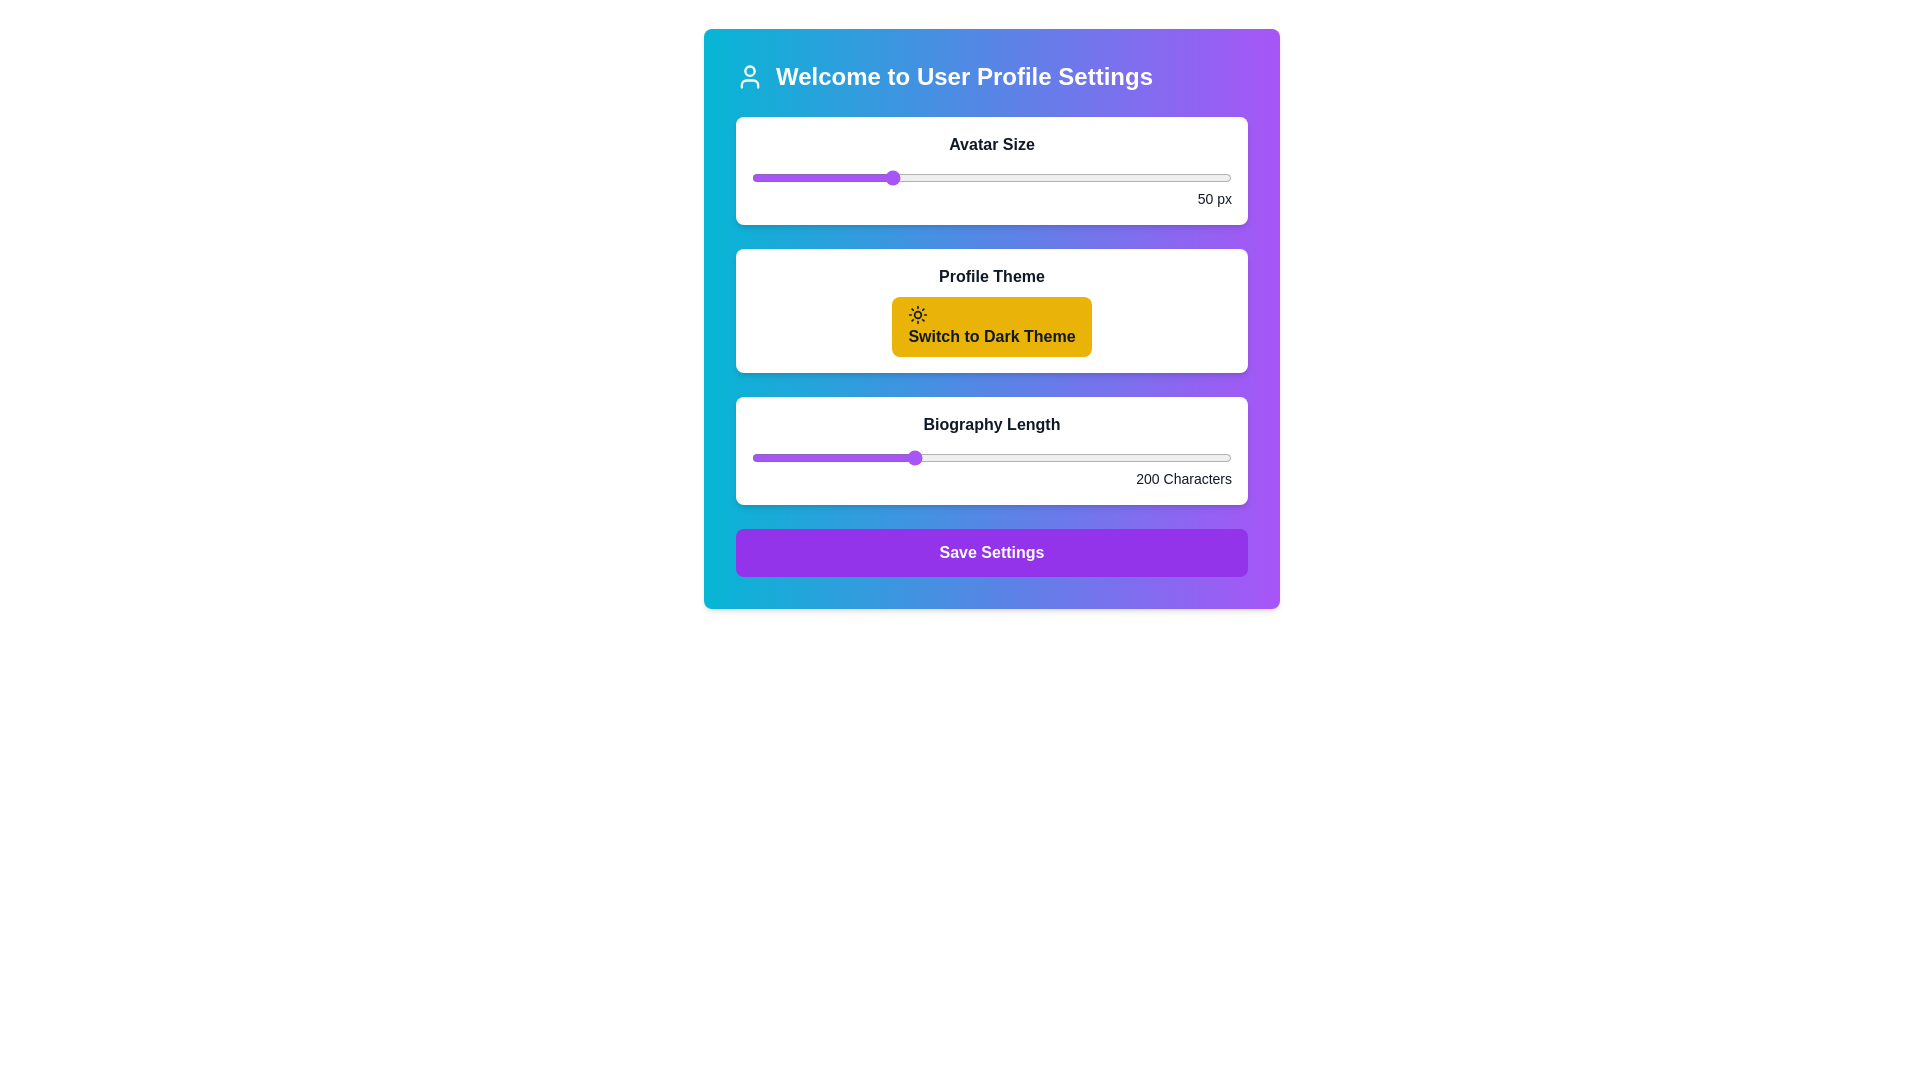 Image resolution: width=1920 pixels, height=1080 pixels. What do you see at coordinates (924, 458) in the screenshot?
I see `the biography length slider` at bounding box center [924, 458].